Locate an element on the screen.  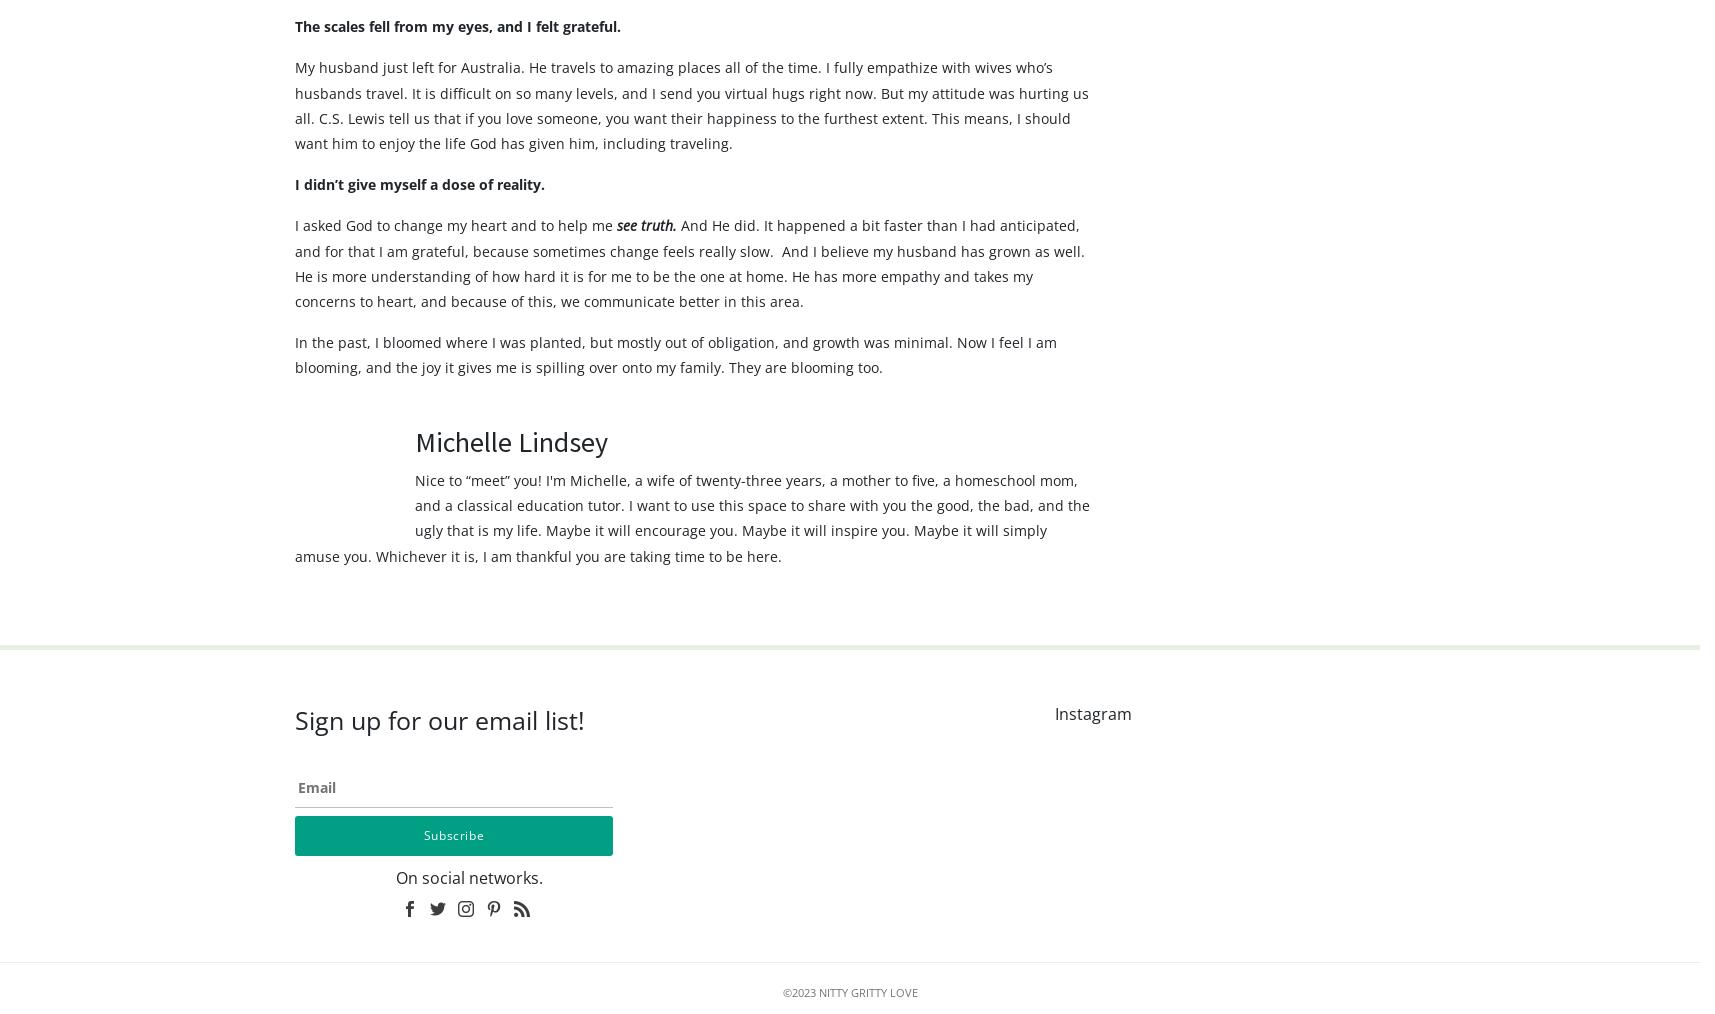
'The scales fell from my eyes, and I felt grateful.' is located at coordinates (459, 64).